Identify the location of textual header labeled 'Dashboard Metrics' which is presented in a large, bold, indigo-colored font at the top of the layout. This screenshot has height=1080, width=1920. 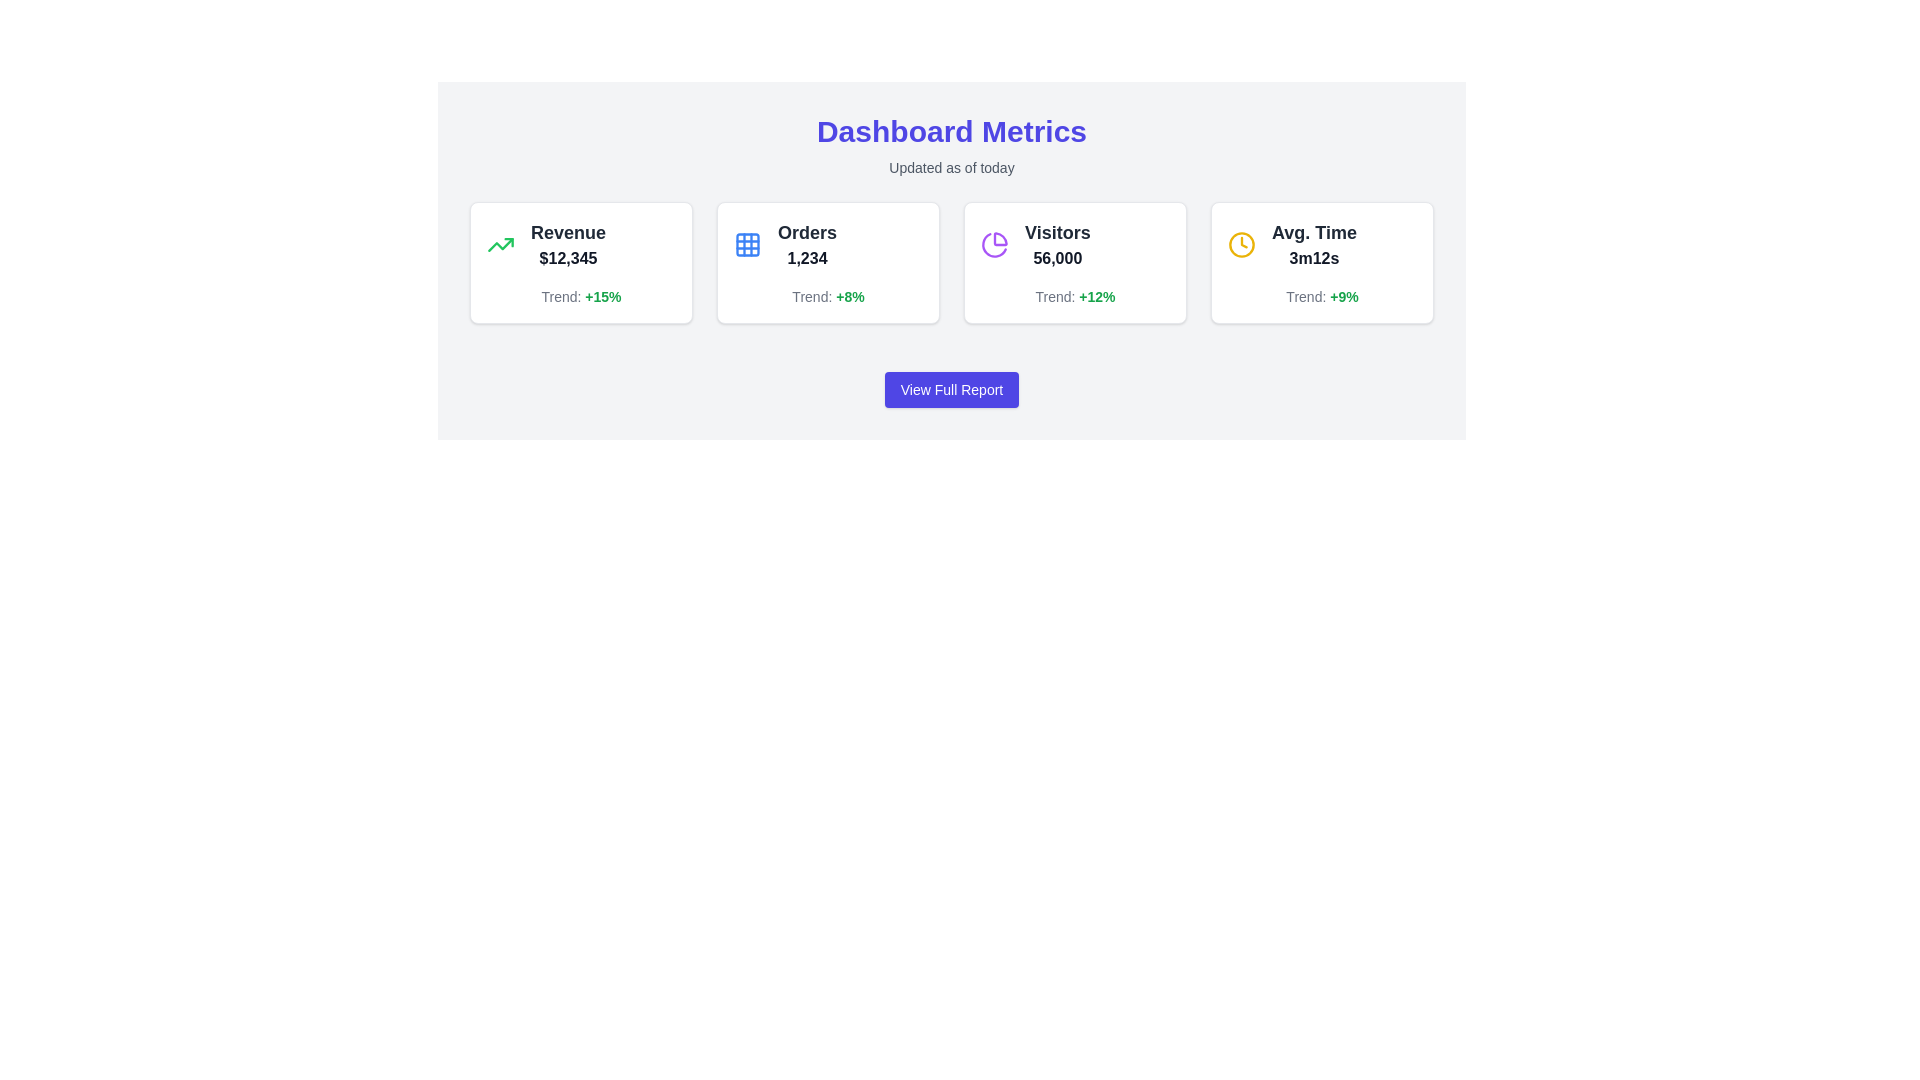
(950, 131).